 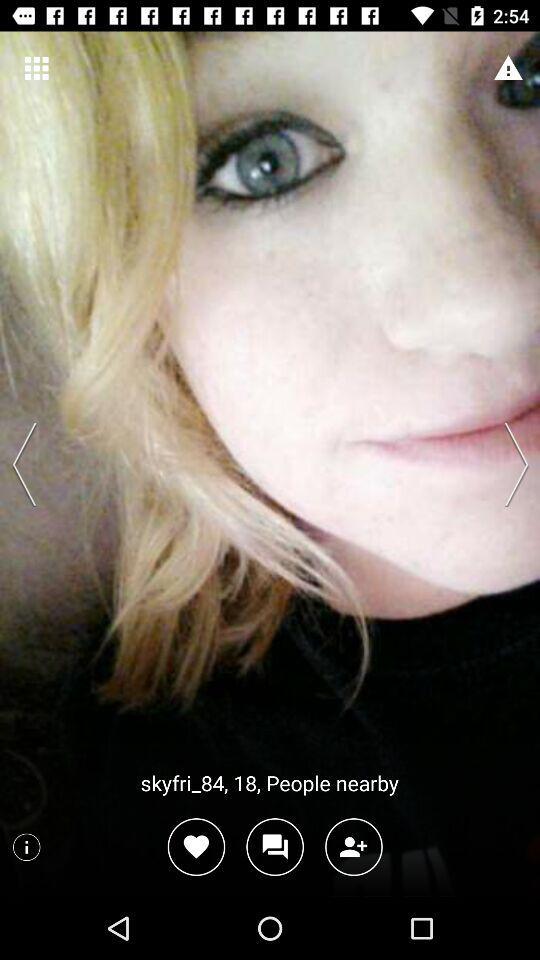 I want to click on as your friend, so click(x=353, y=846).